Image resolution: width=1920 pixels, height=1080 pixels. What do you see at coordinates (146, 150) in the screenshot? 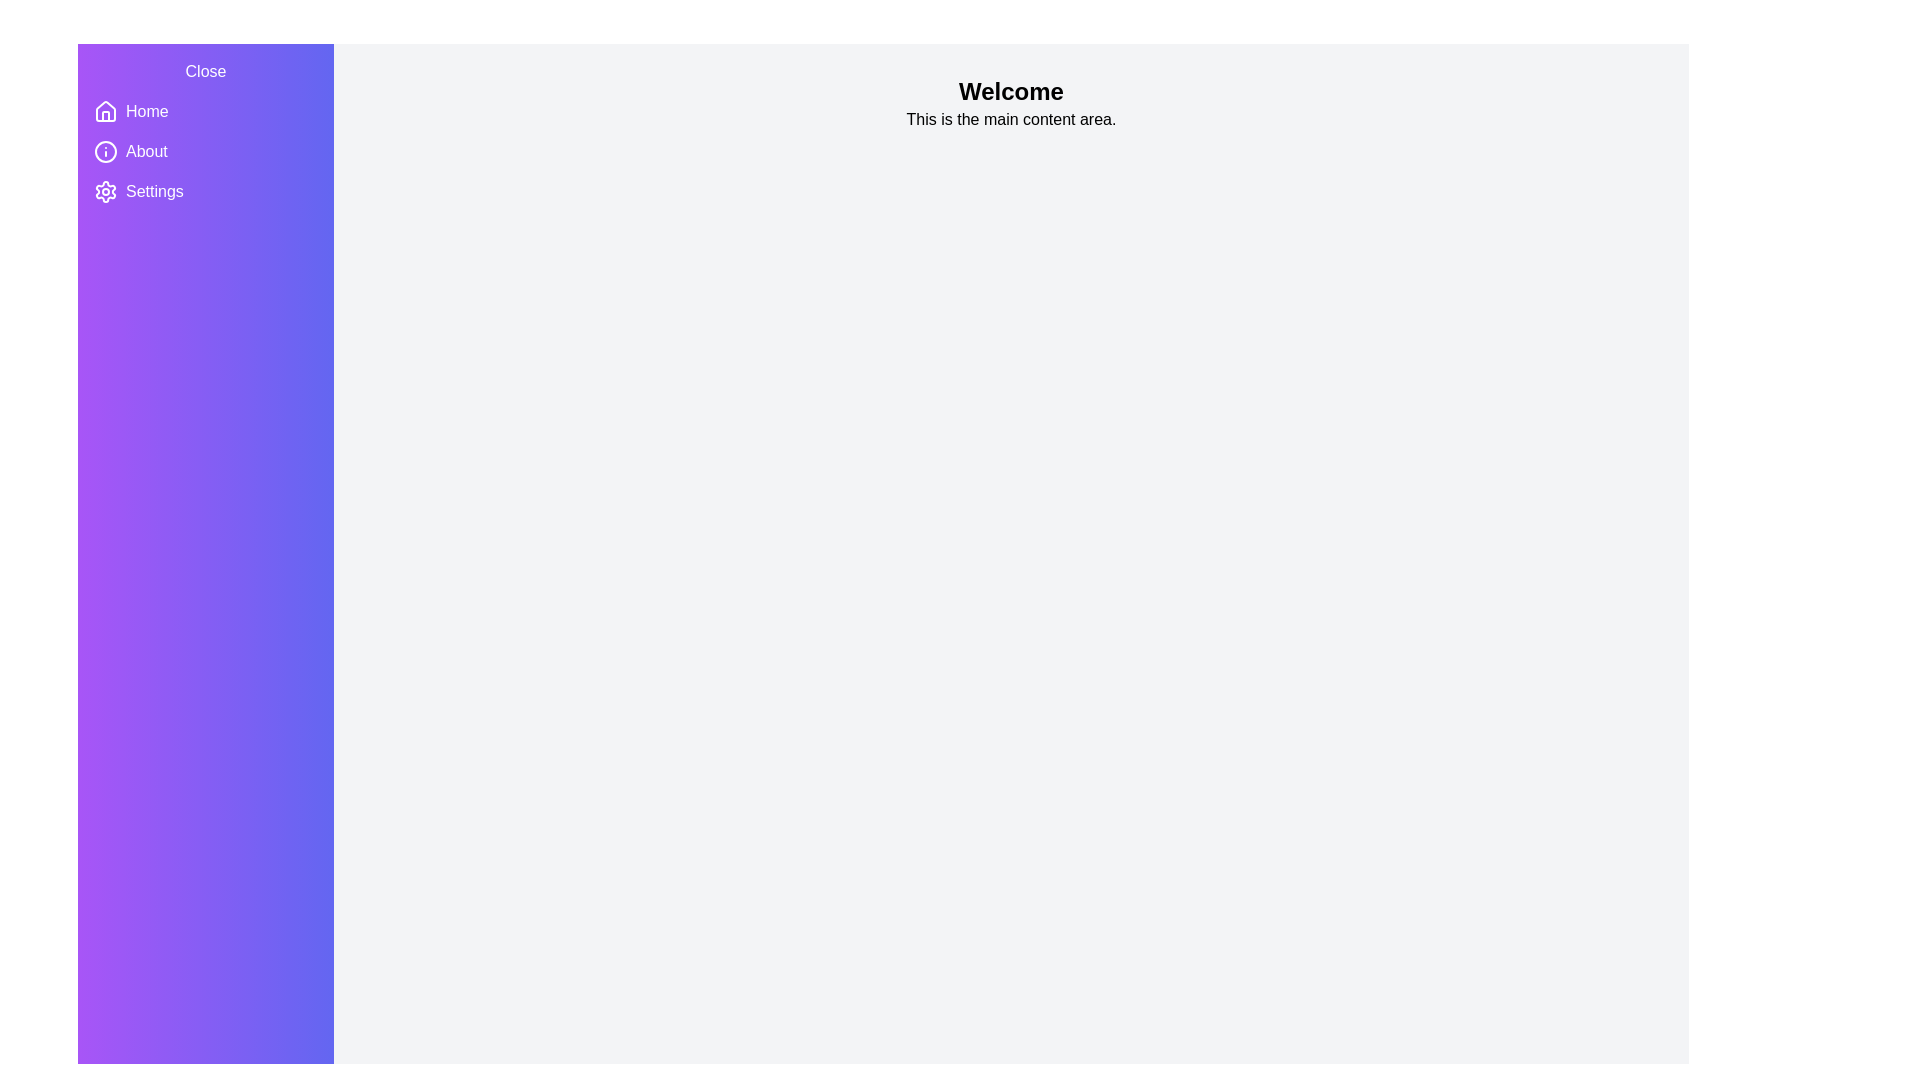
I see `the About item in the drawer to navigate to the respective section` at bounding box center [146, 150].